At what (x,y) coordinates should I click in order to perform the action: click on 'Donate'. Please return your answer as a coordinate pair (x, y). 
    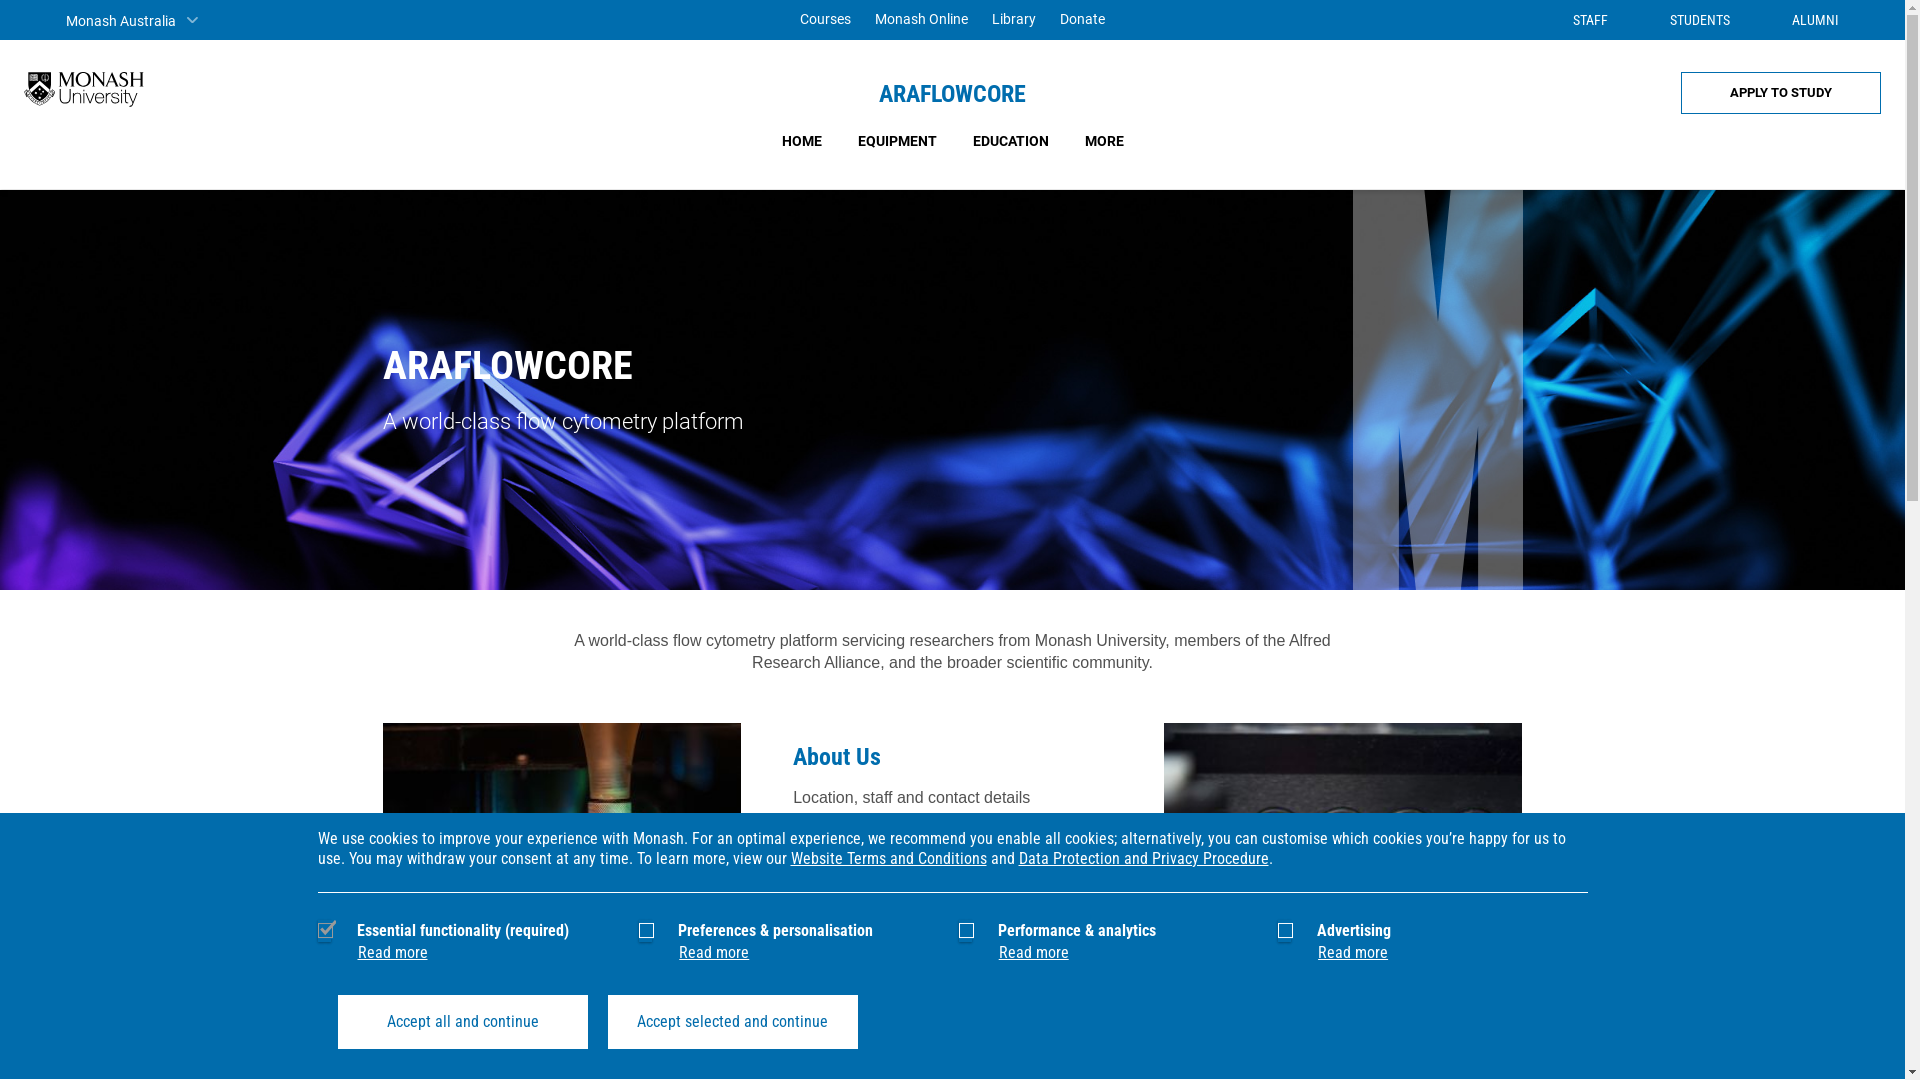
    Looking at the image, I should click on (1081, 19).